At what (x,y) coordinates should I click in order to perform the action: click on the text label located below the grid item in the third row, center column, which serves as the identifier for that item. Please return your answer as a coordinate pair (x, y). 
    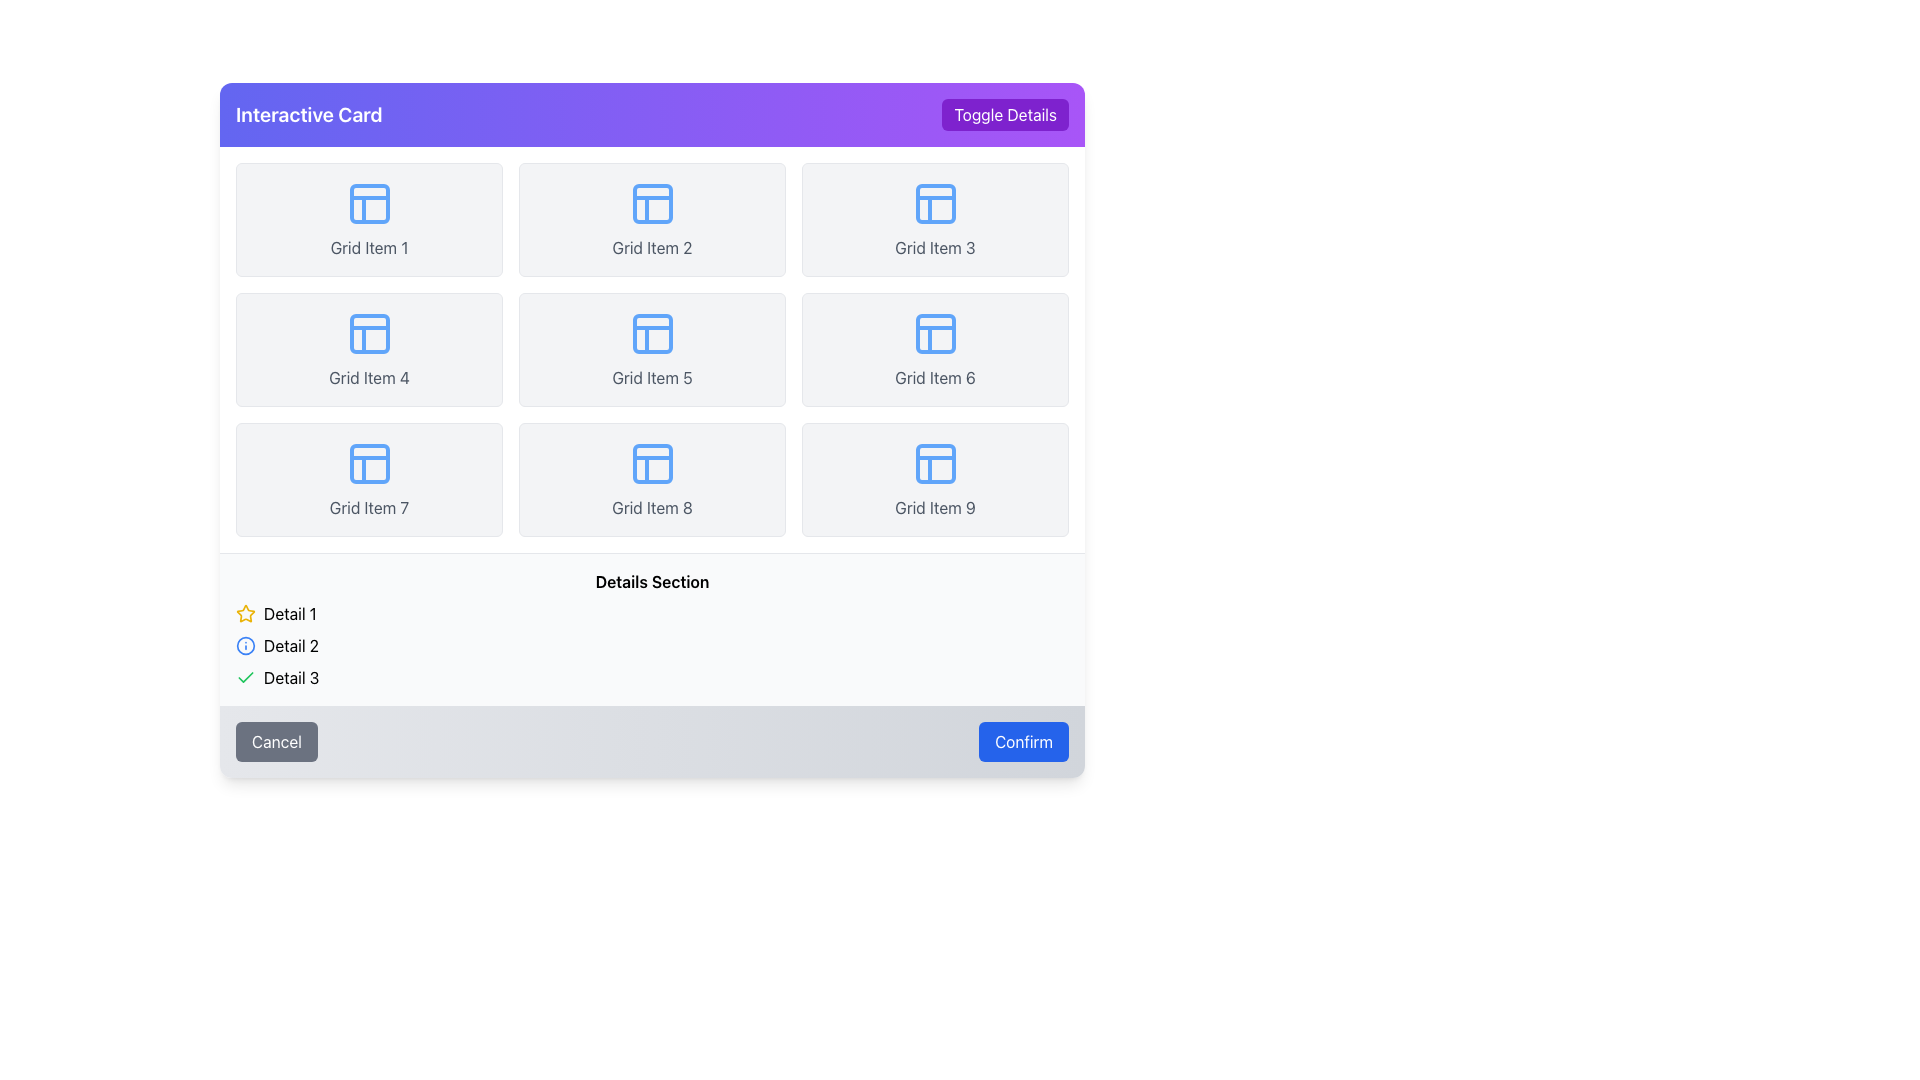
    Looking at the image, I should click on (652, 507).